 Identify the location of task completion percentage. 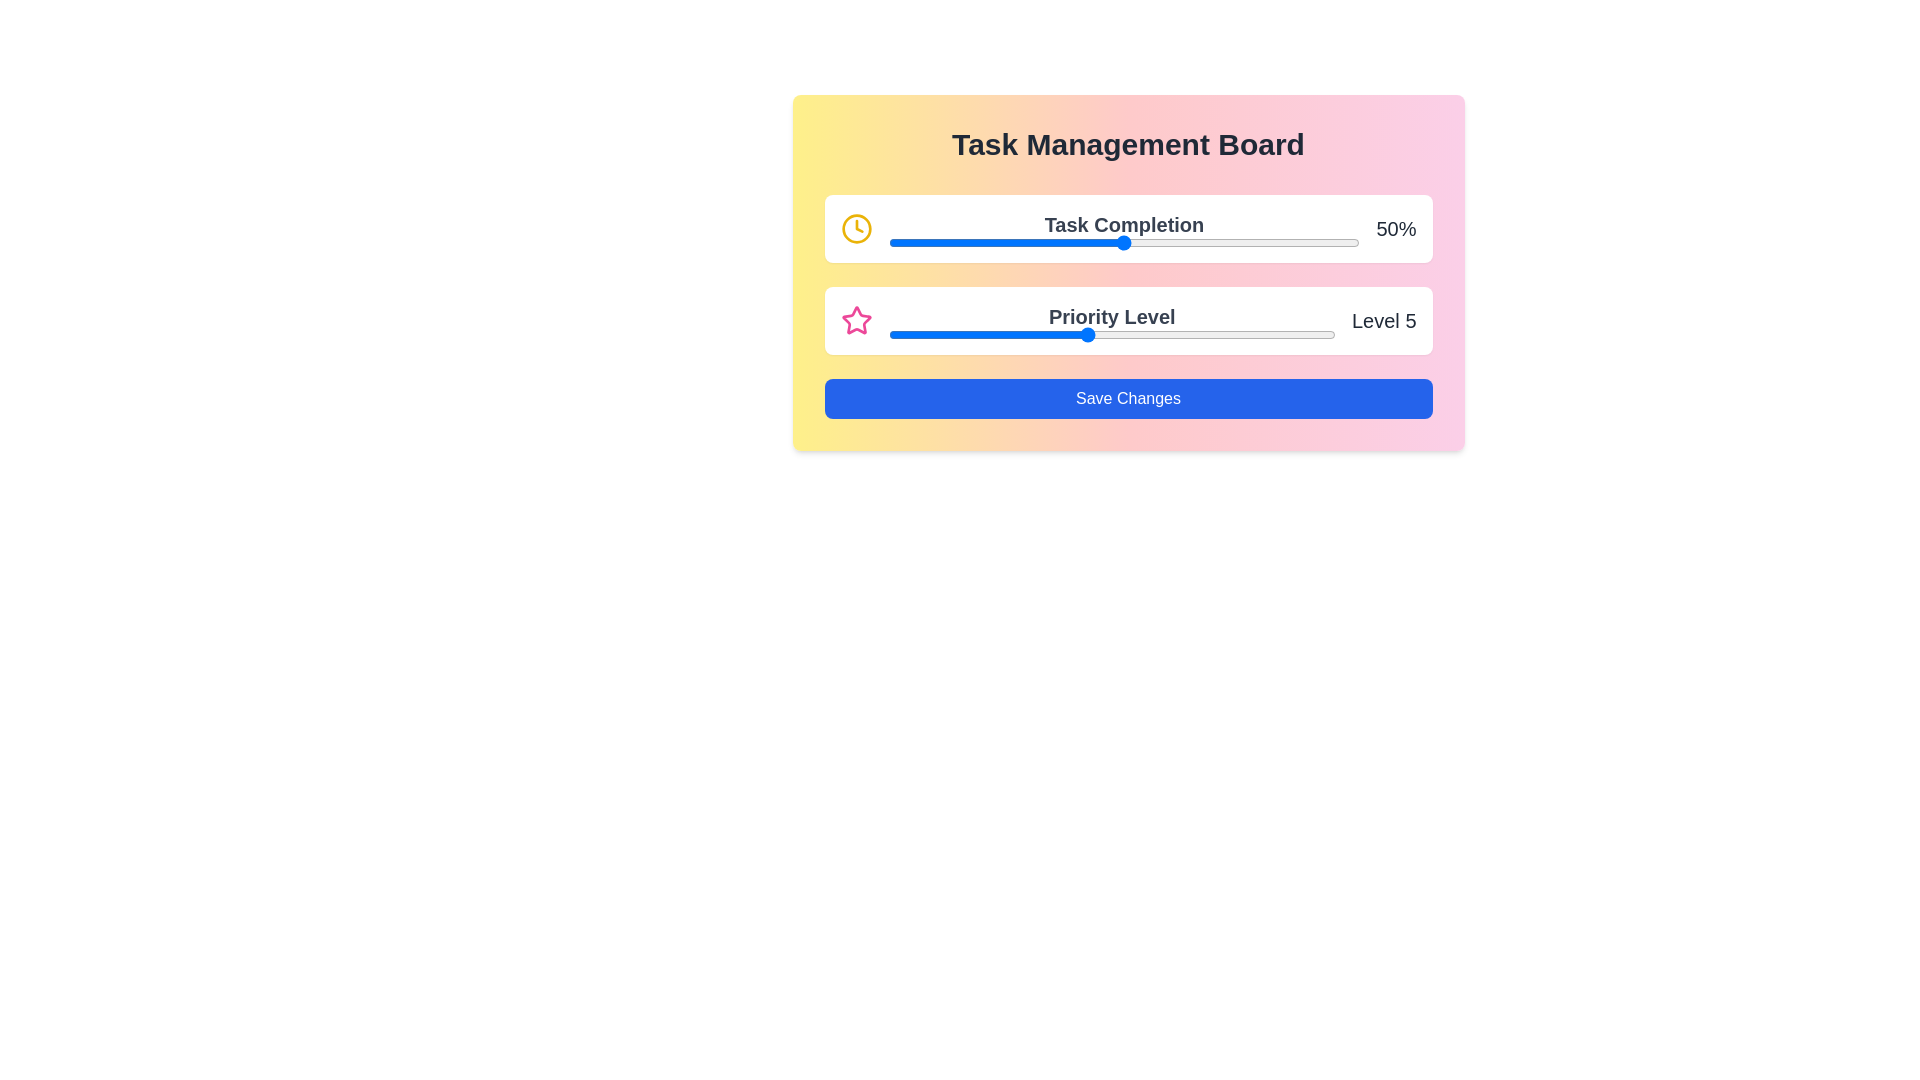
(1148, 242).